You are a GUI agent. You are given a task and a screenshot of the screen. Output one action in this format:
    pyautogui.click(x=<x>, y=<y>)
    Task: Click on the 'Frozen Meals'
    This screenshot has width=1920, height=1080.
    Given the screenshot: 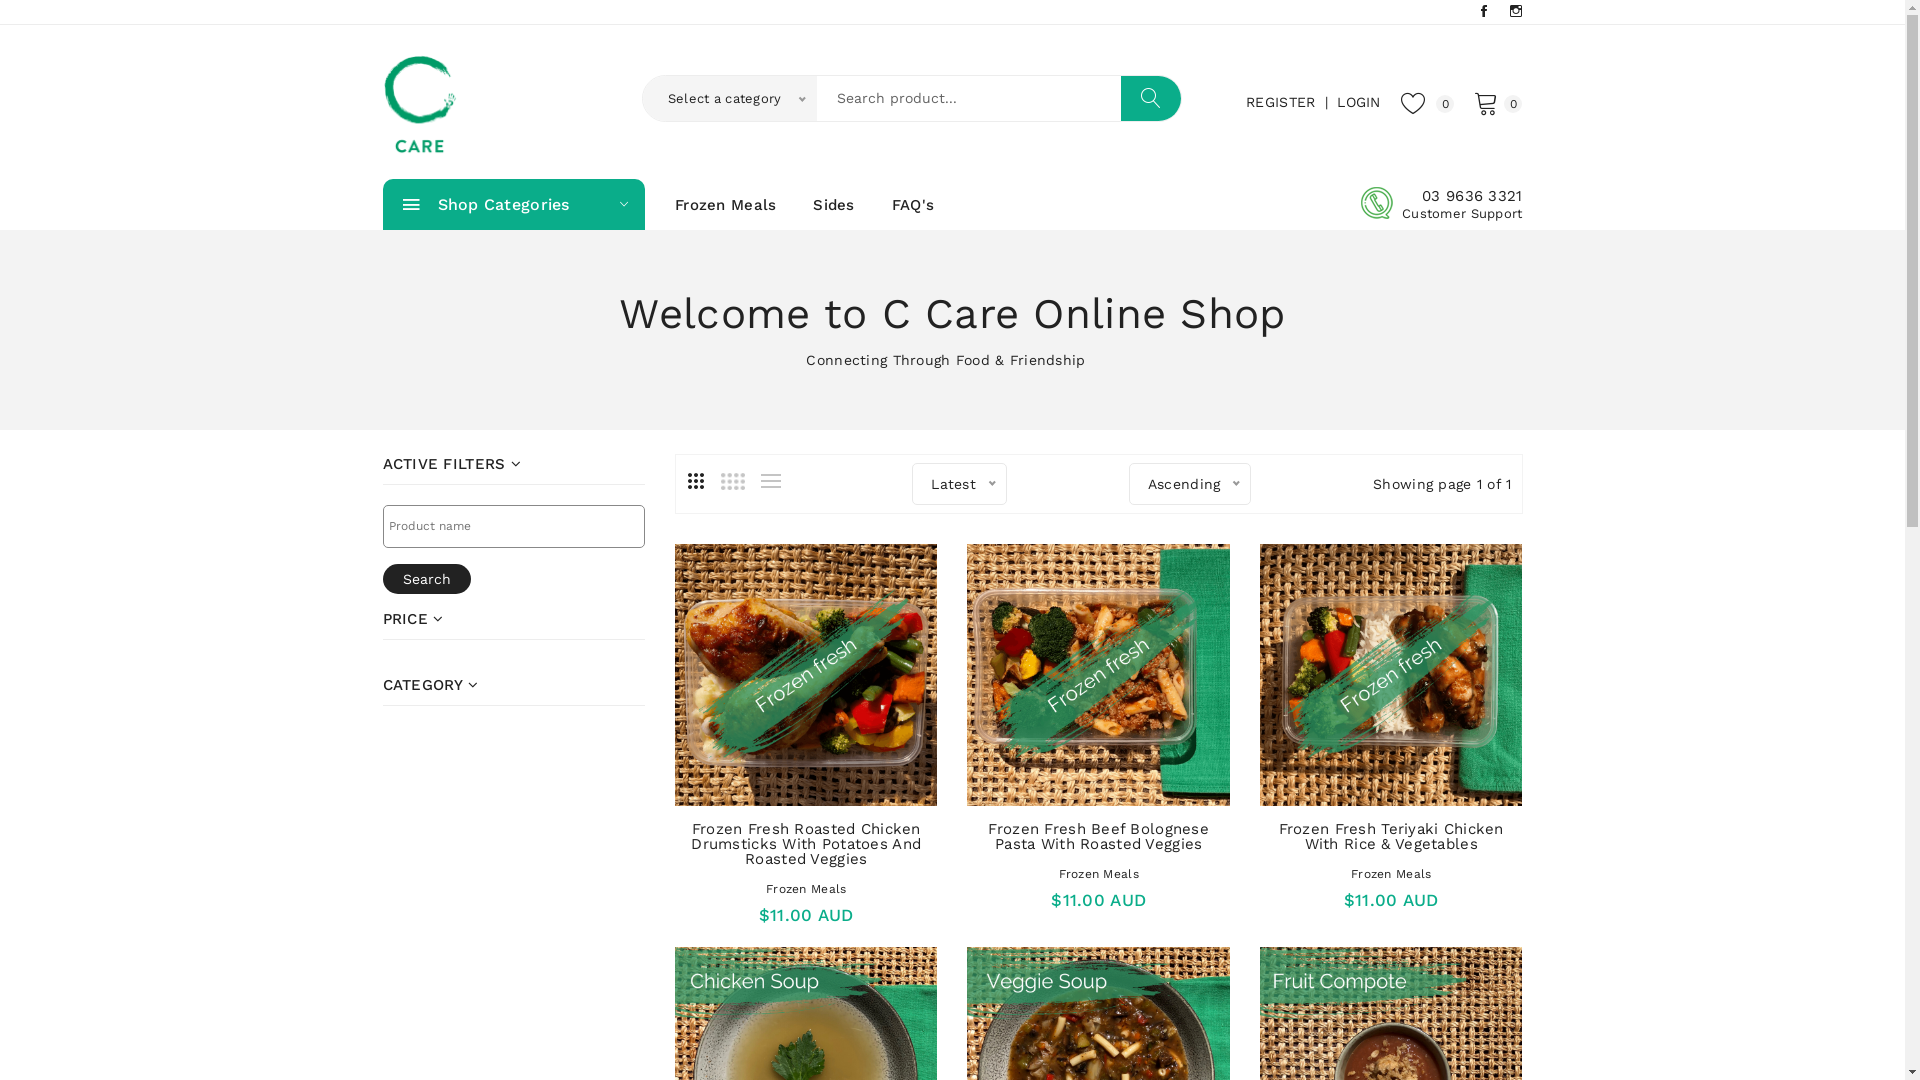 What is the action you would take?
    pyautogui.click(x=806, y=887)
    